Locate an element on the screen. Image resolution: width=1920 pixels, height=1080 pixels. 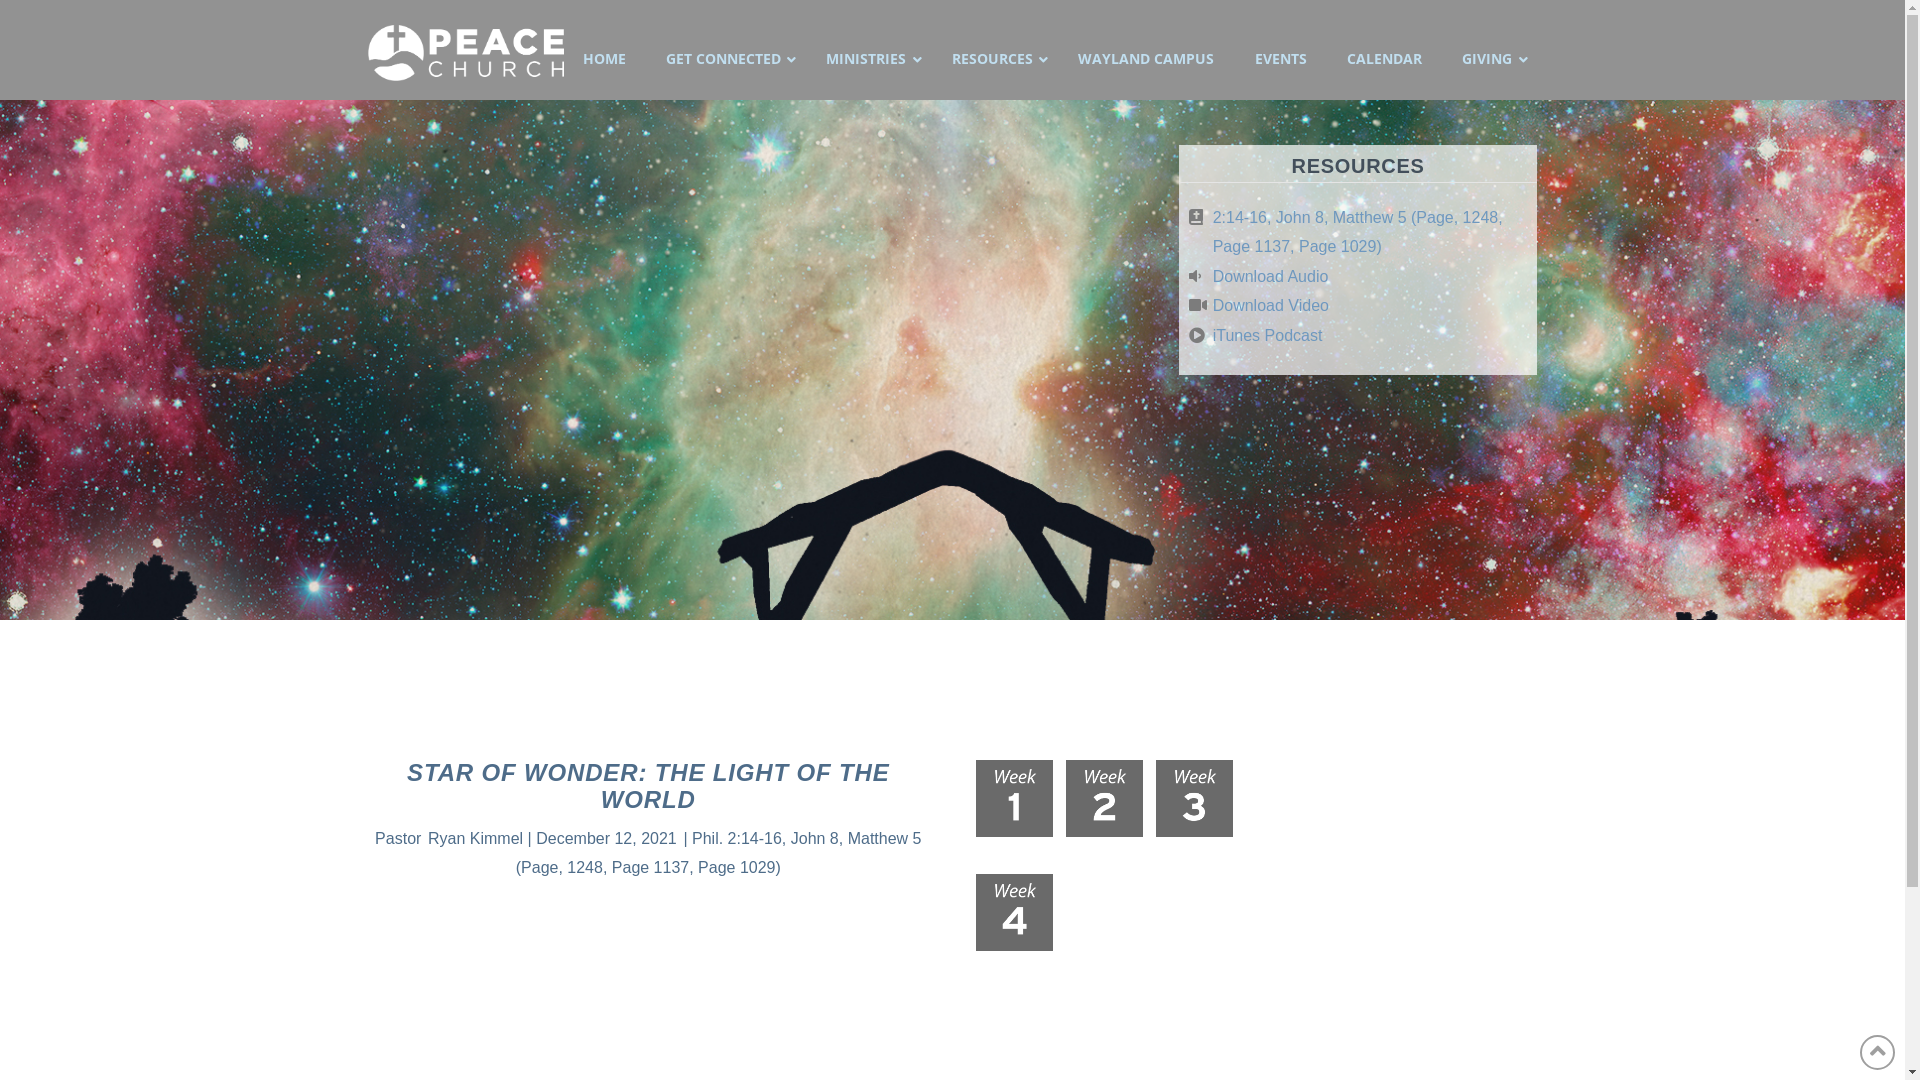
'CALENDAR' is located at coordinates (1326, 57).